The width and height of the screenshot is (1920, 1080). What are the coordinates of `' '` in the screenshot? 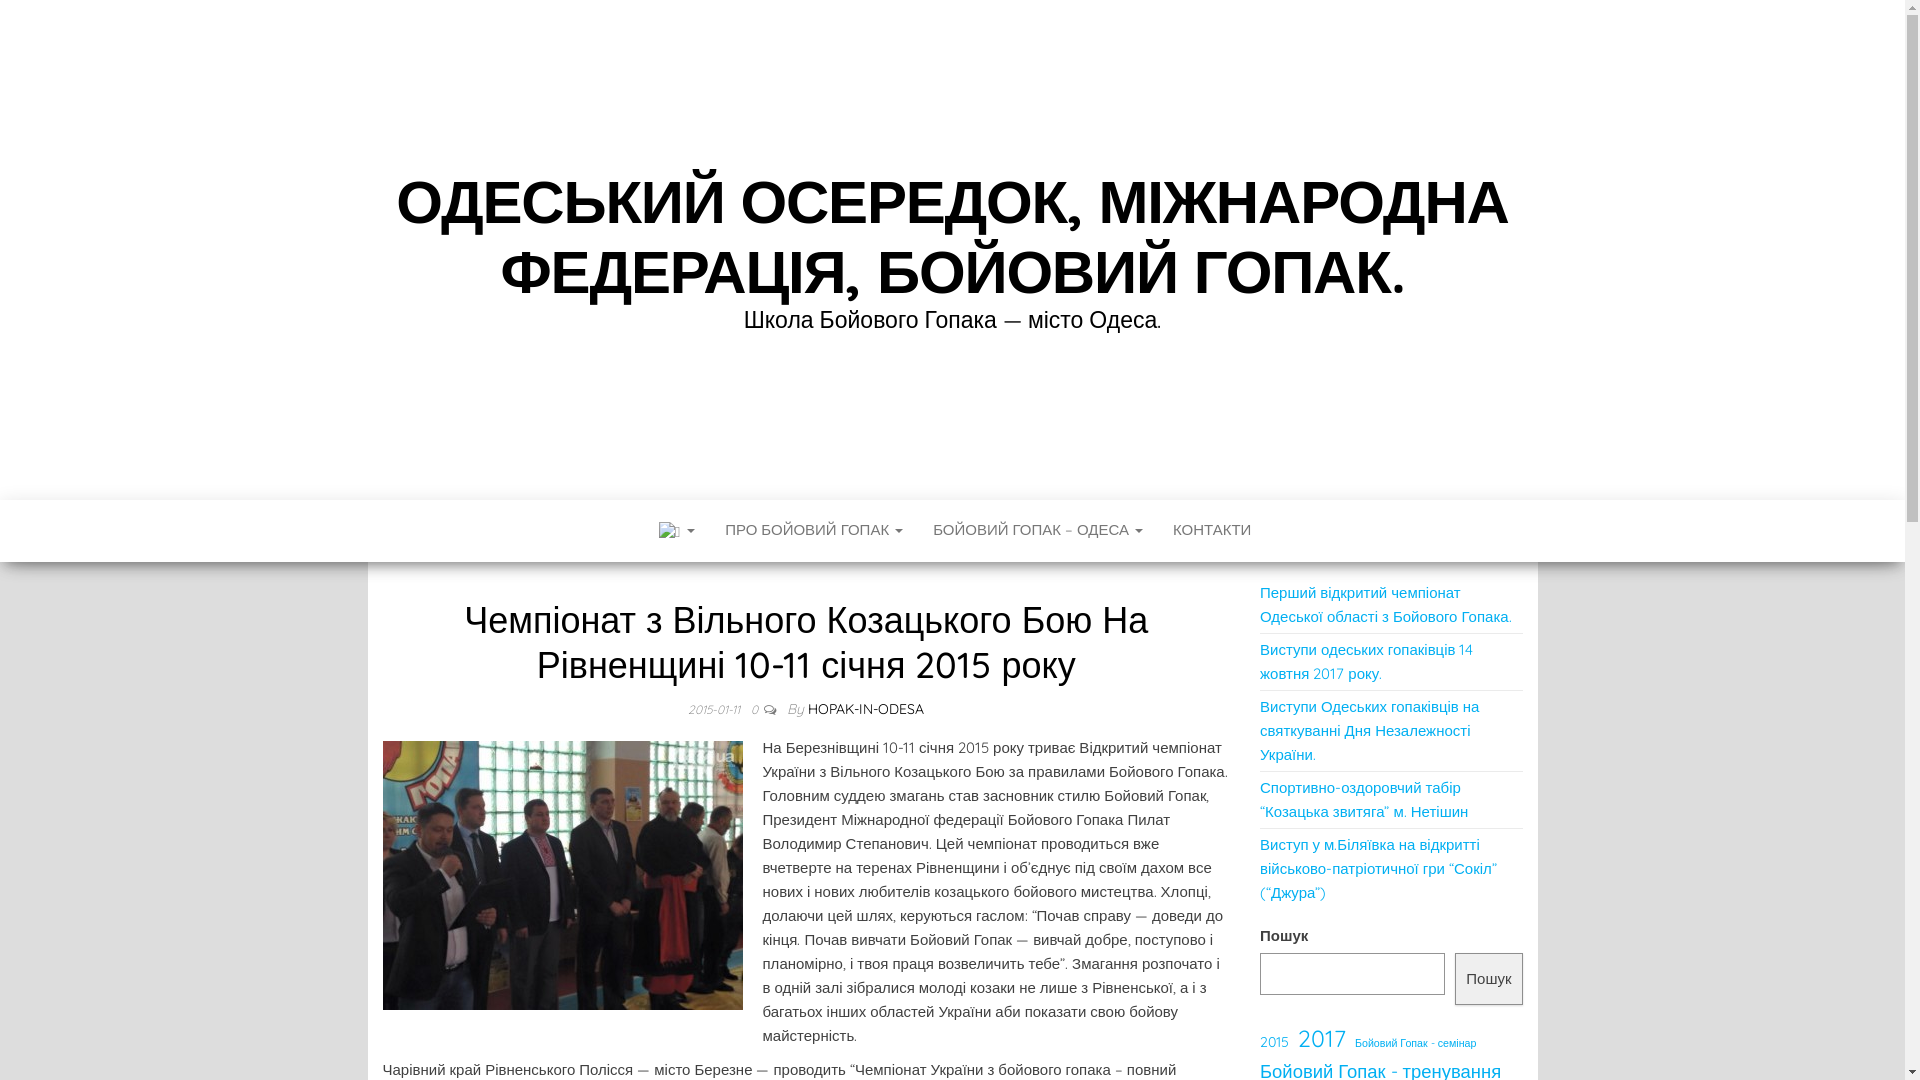 It's located at (675, 530).